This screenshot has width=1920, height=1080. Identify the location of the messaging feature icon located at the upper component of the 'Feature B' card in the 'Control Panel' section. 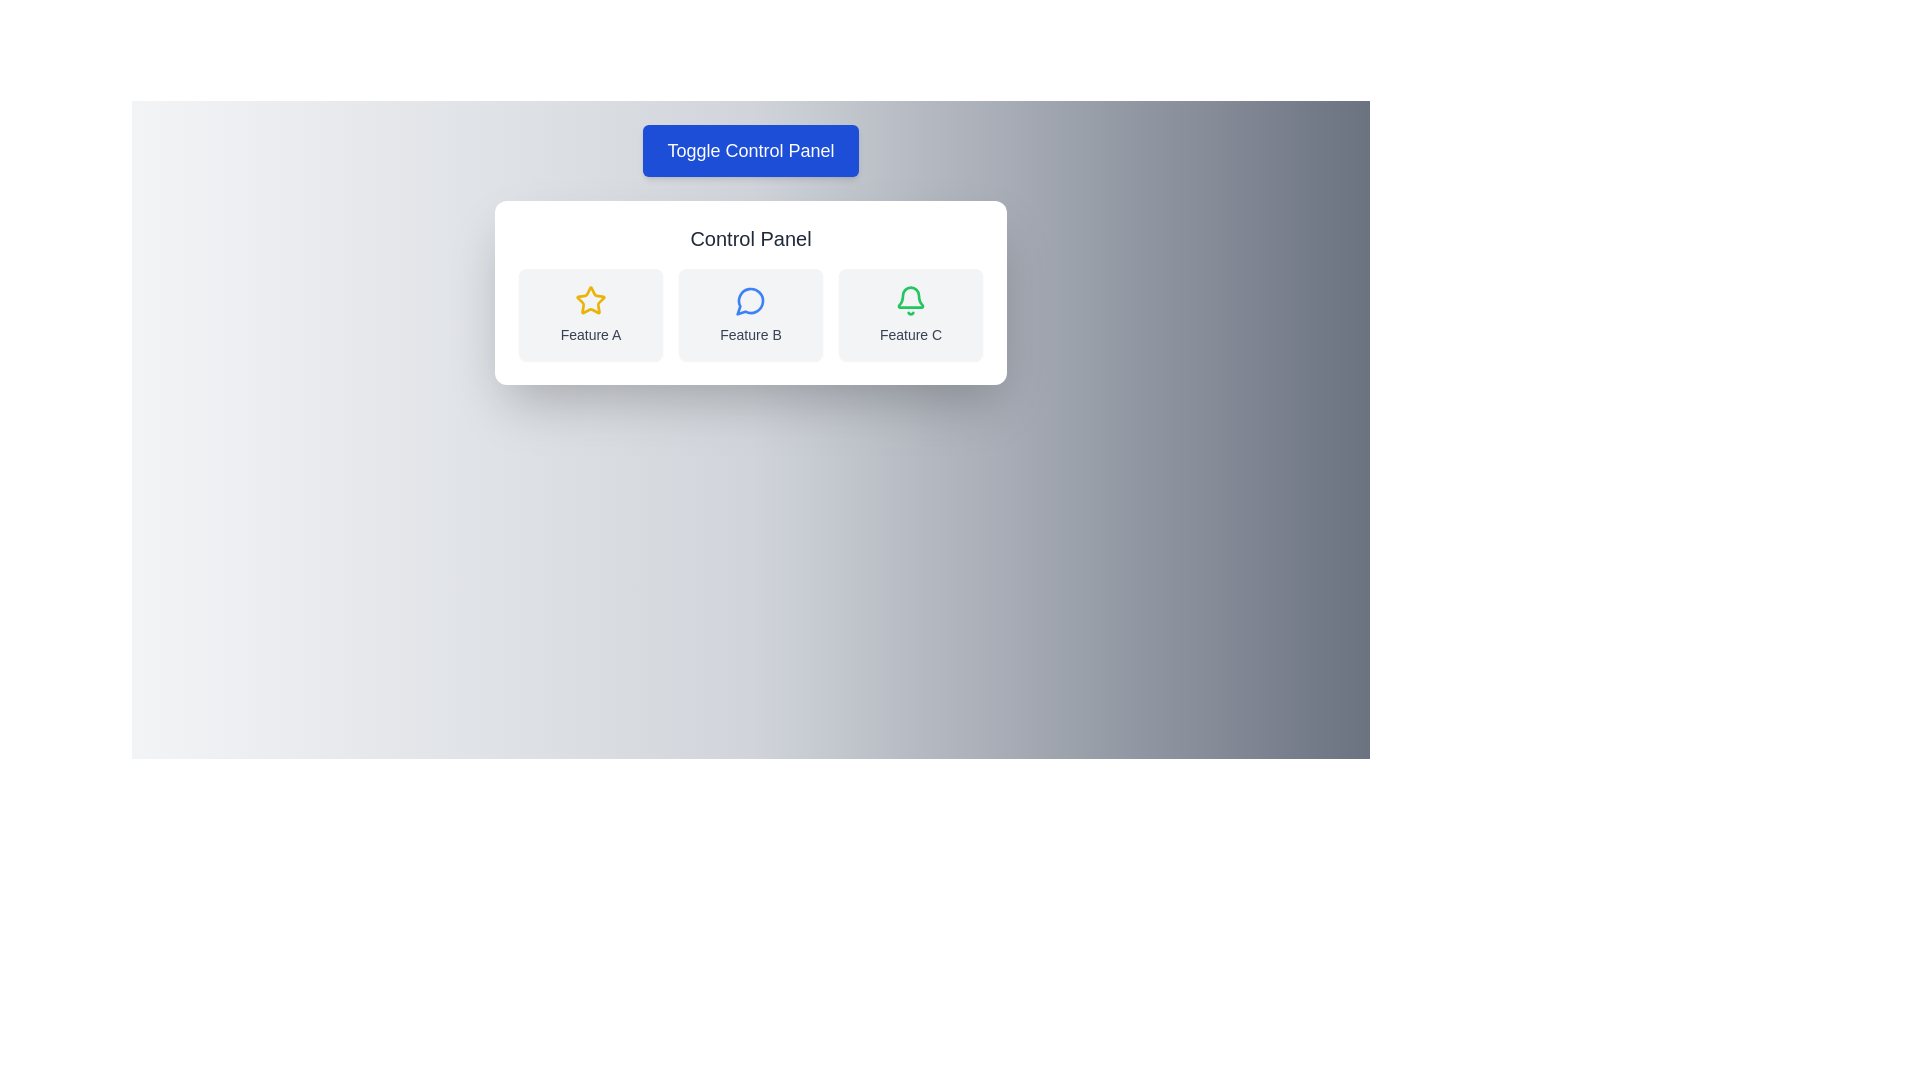
(749, 300).